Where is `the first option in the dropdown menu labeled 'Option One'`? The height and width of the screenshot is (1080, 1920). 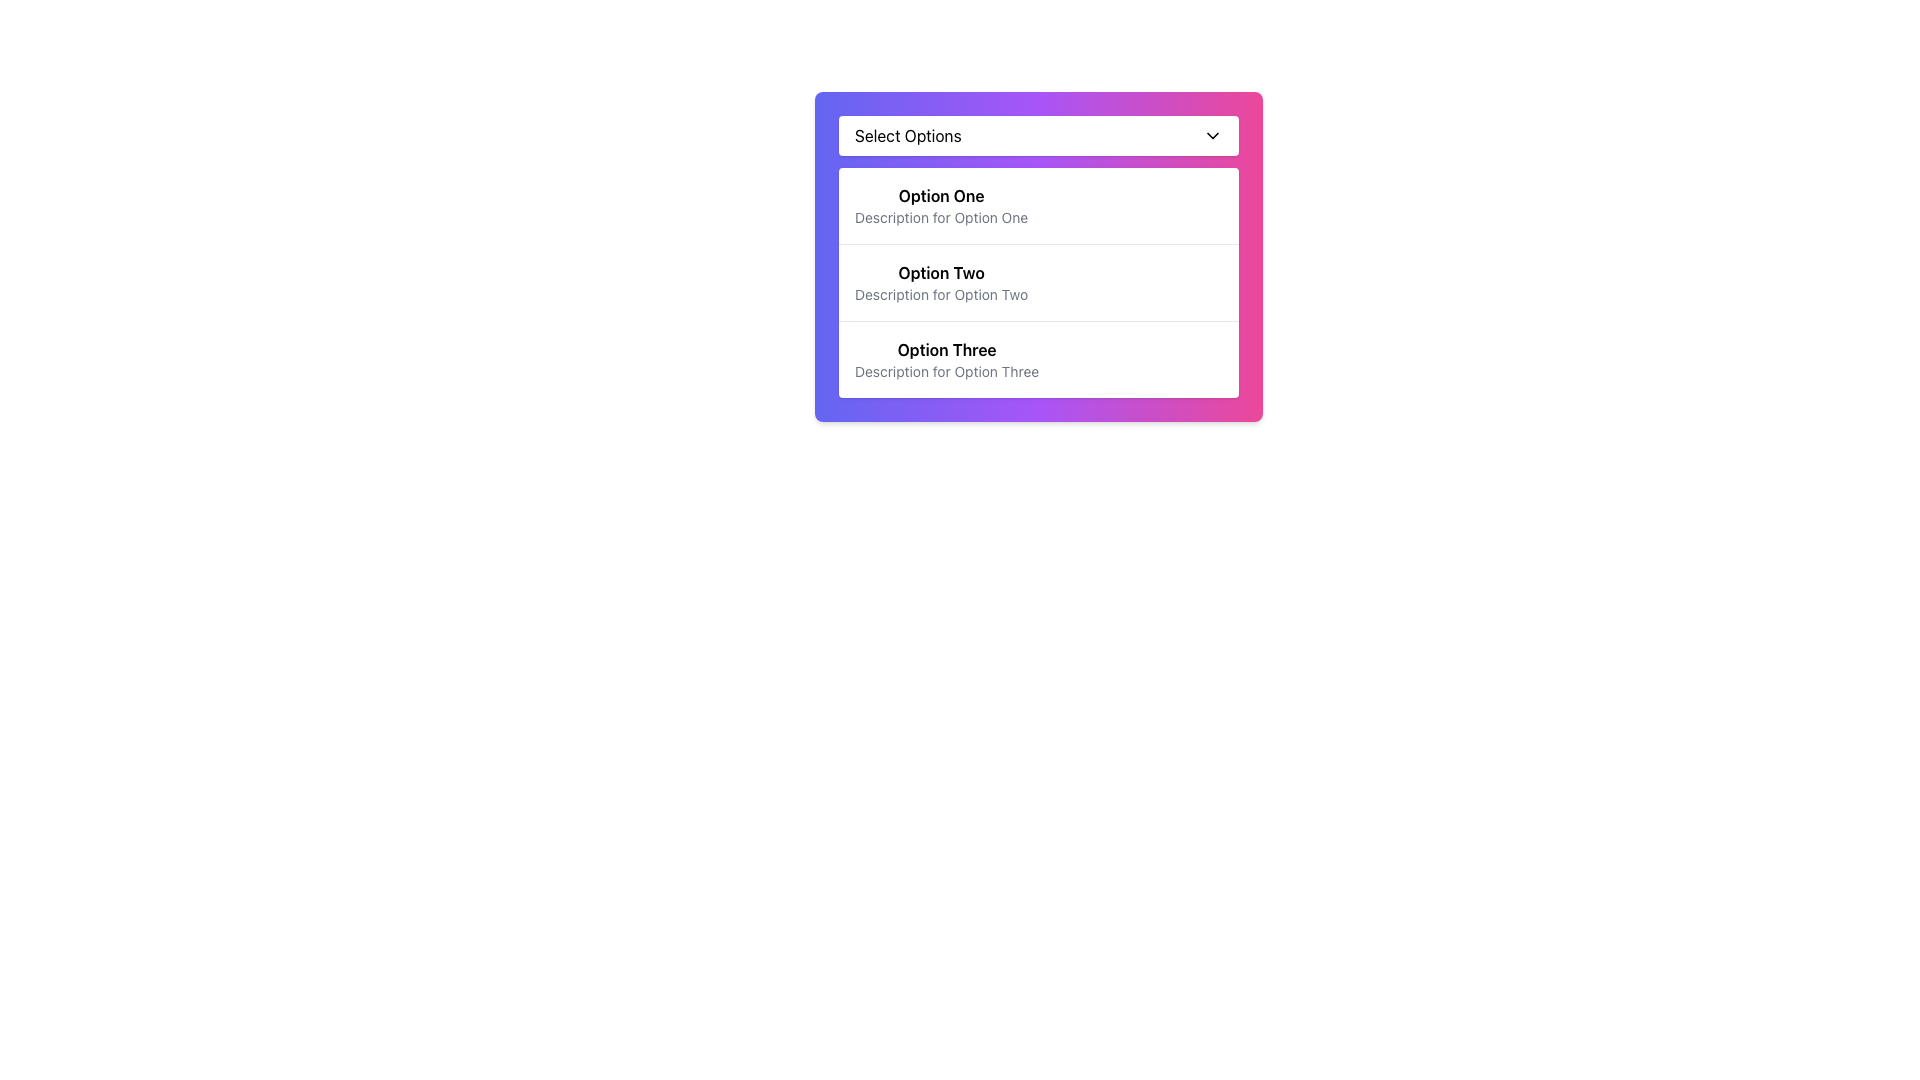
the first option in the dropdown menu labeled 'Option One' is located at coordinates (1038, 205).